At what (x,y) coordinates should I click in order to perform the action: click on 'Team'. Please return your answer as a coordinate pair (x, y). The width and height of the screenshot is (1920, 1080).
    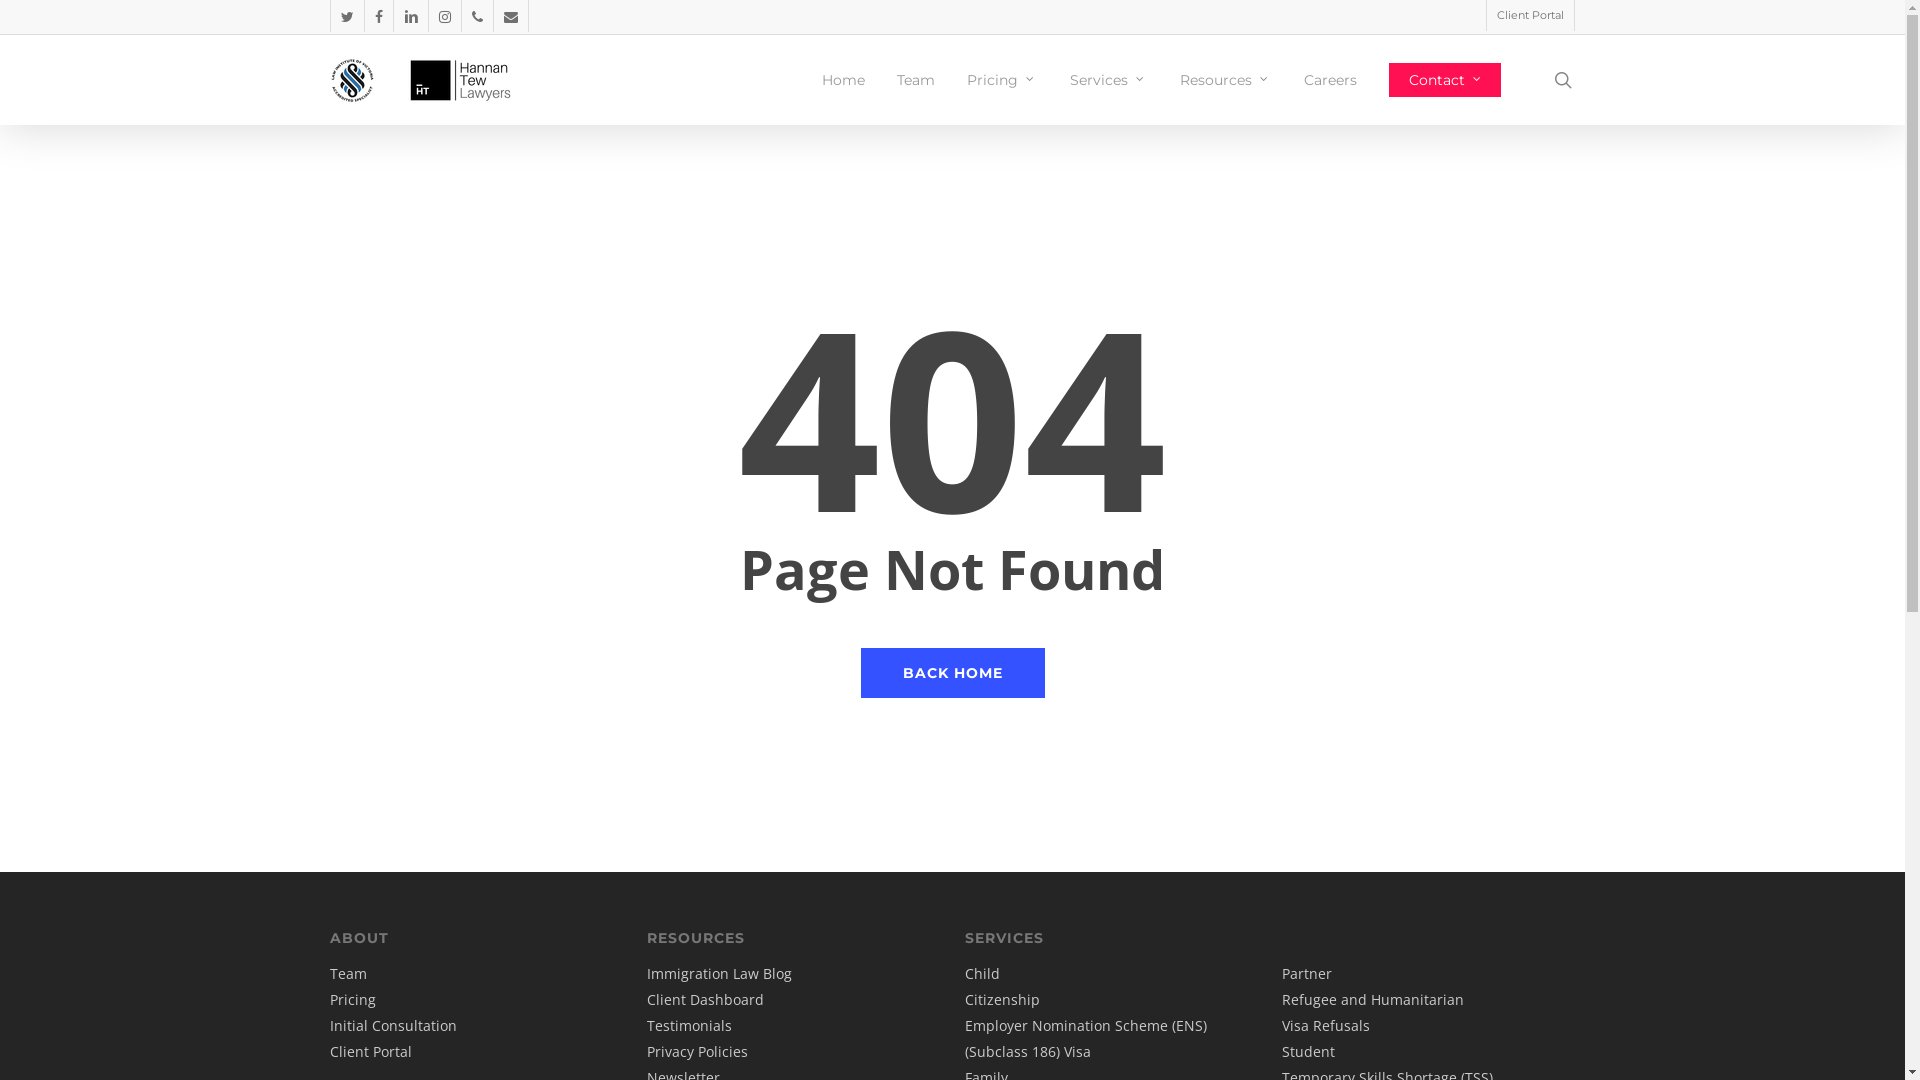
    Looking at the image, I should click on (348, 972).